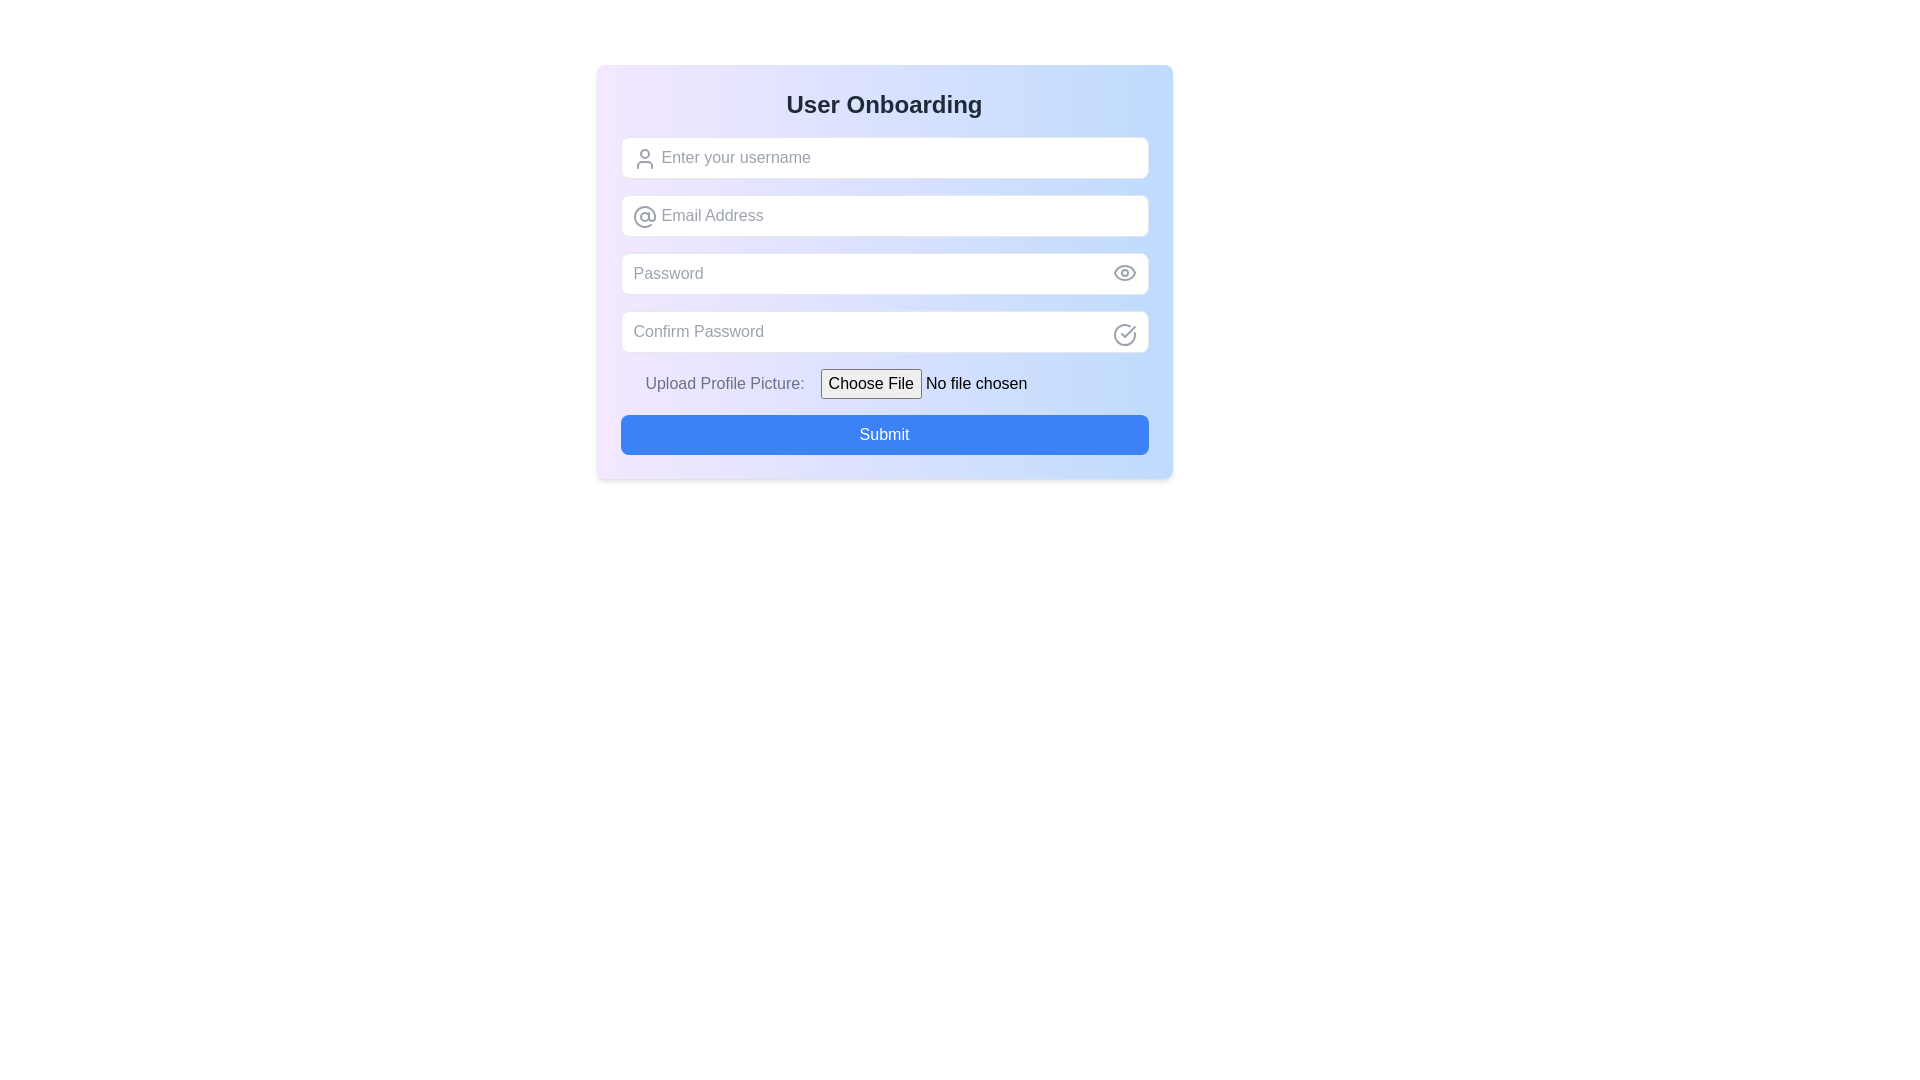 The image size is (1920, 1080). Describe the element at coordinates (723, 383) in the screenshot. I see `the Text label that indicates the function of the file upload input field for uploading a profile picture, located near the center-bottom of the user onboarding form` at that location.